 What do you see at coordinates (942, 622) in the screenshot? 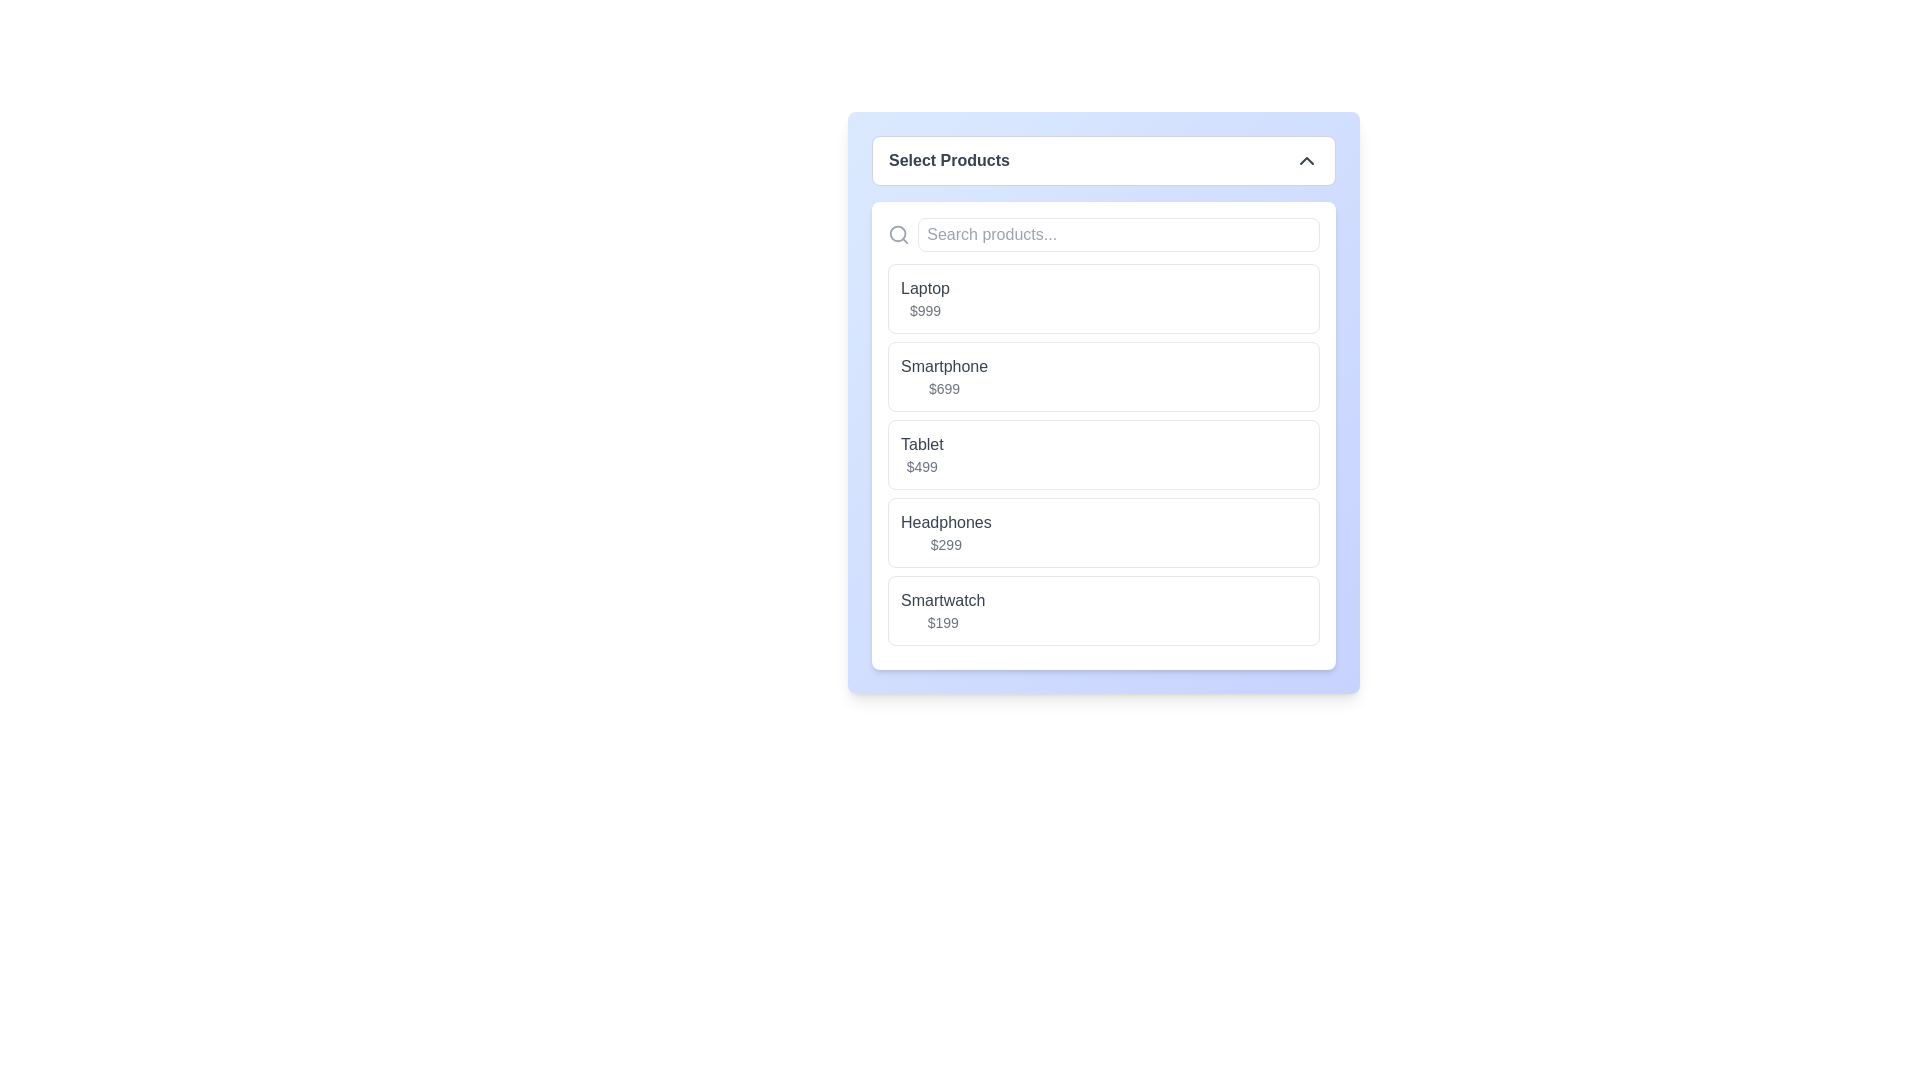
I see `the price displayed in the label located at the lower portion of the 'Smartwatch' item block in the product selection interface` at bounding box center [942, 622].